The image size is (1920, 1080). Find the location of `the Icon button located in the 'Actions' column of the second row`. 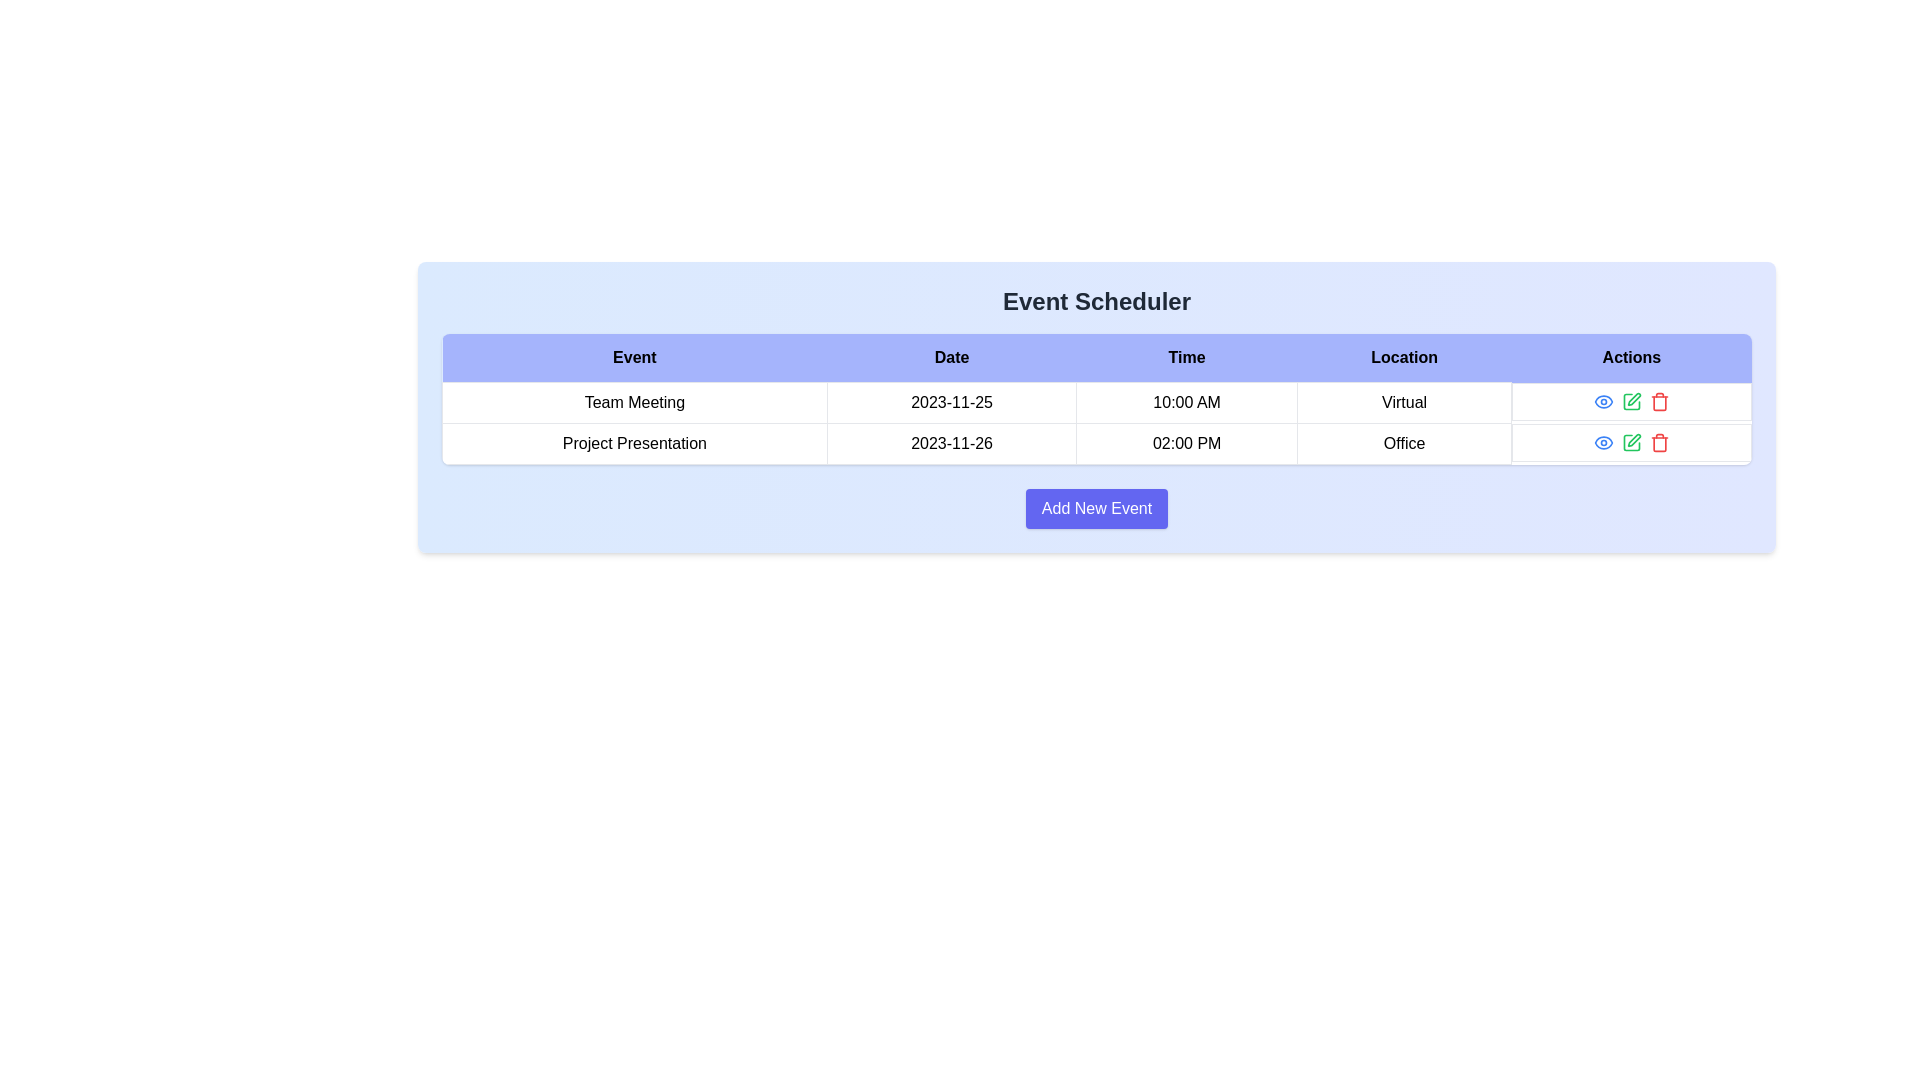

the Icon button located in the 'Actions' column of the second row is located at coordinates (1604, 441).